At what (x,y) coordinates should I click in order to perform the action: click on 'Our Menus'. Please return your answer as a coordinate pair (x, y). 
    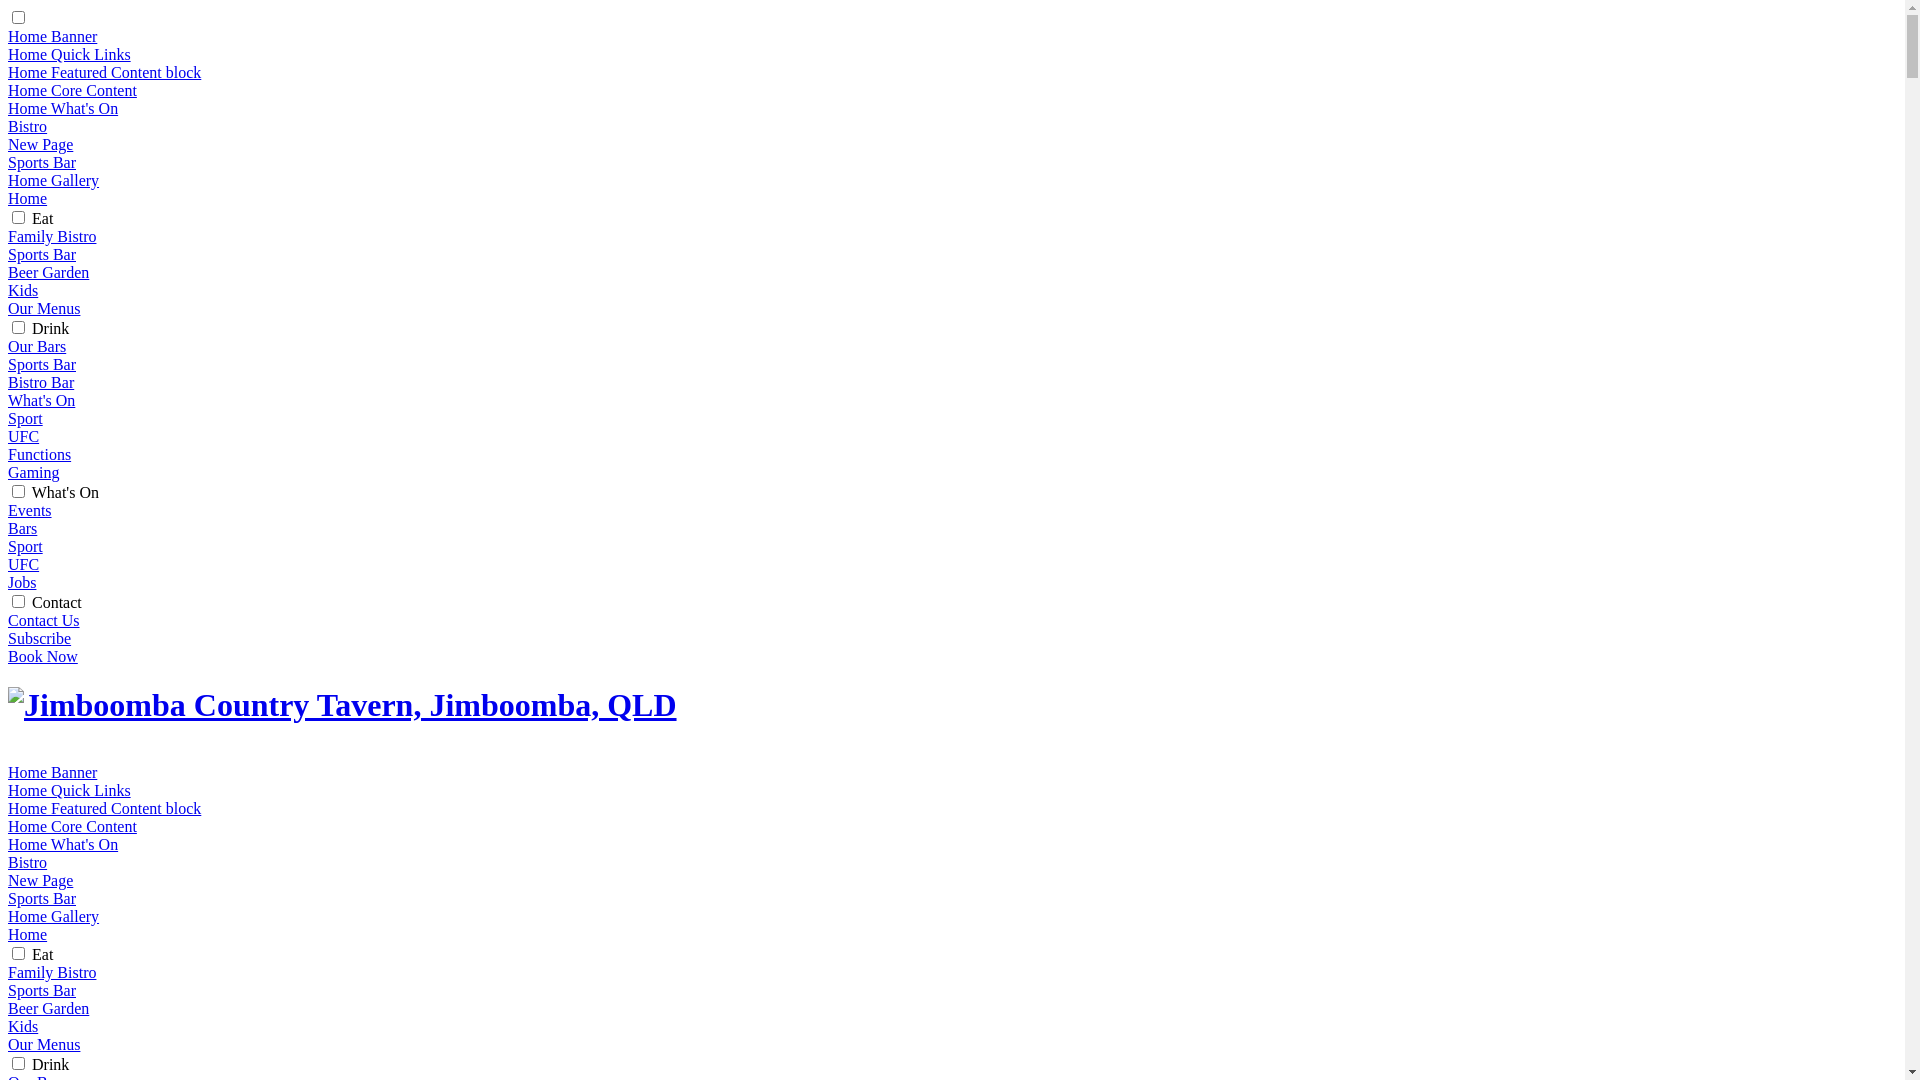
    Looking at the image, I should click on (43, 1043).